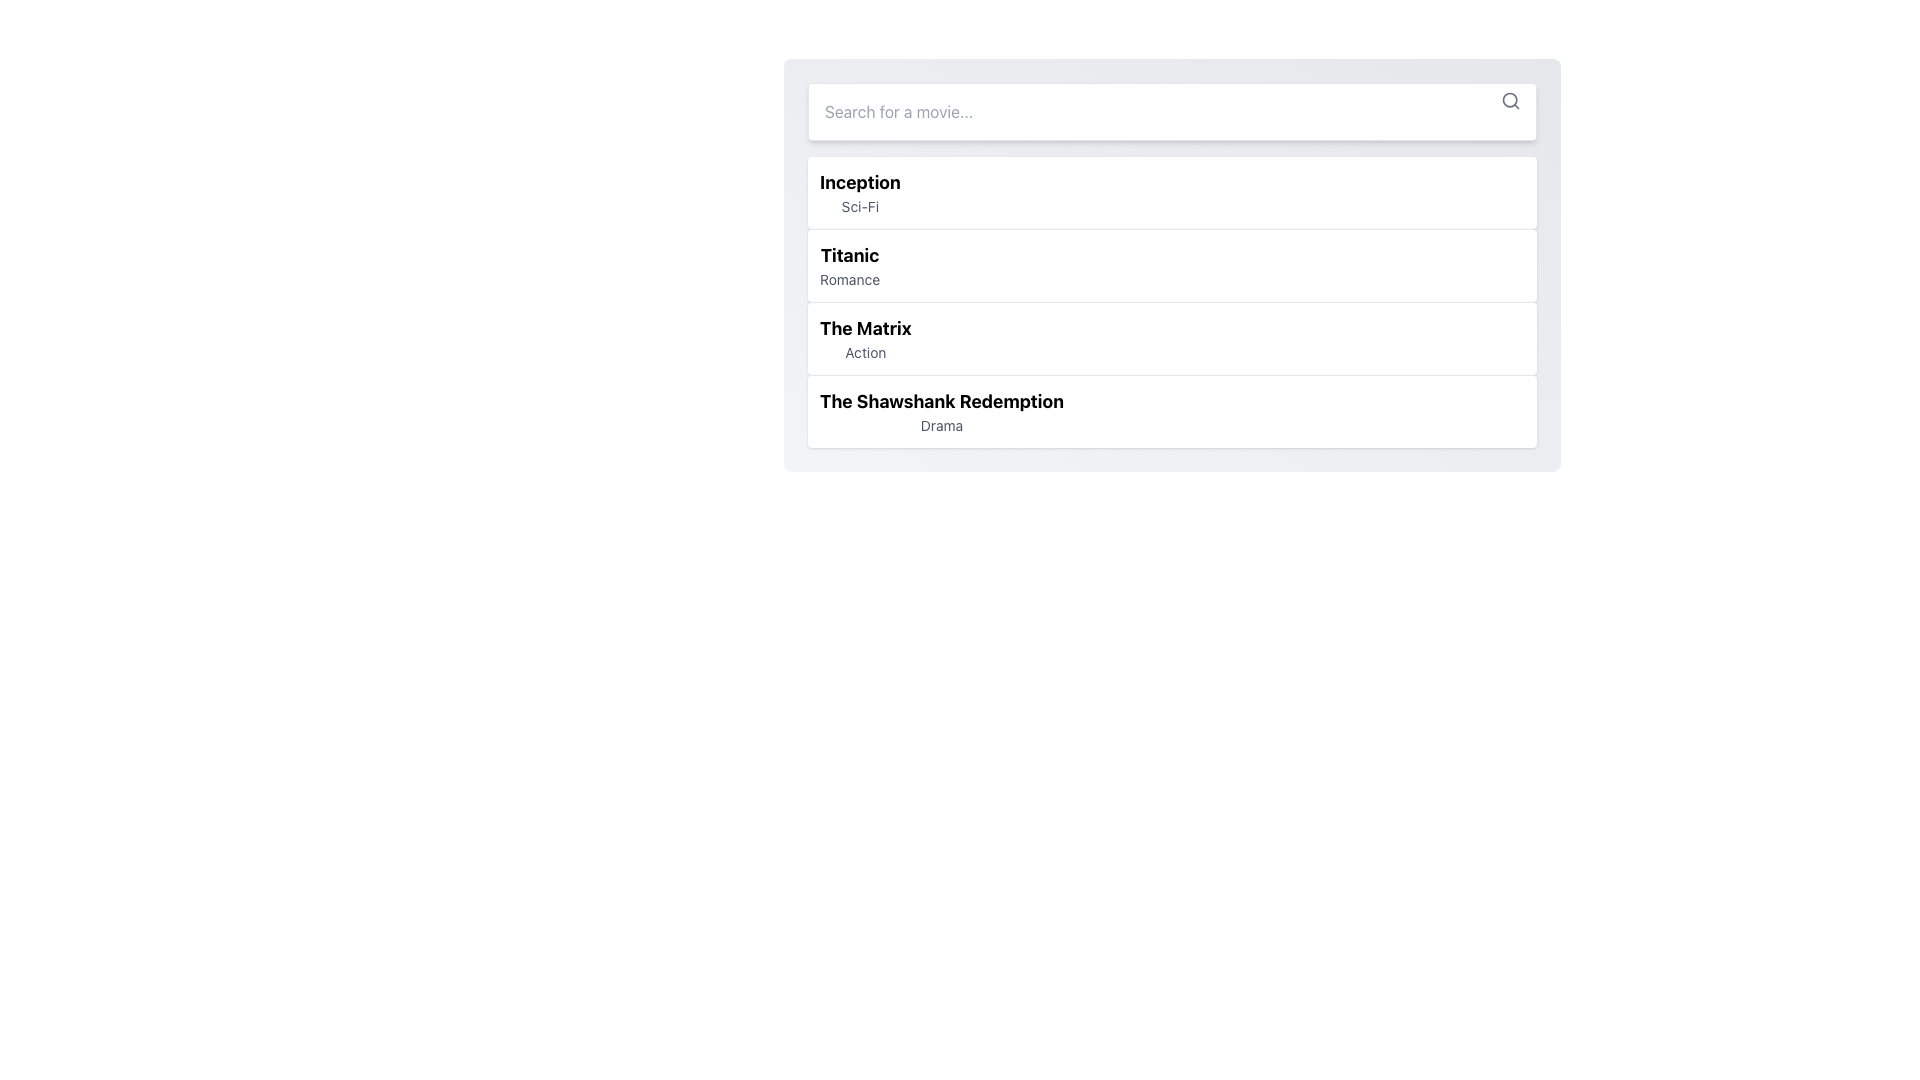 This screenshot has width=1920, height=1080. What do you see at coordinates (1172, 410) in the screenshot?
I see `the fourth list item representing the movie 'The Shawshank Redemption'` at bounding box center [1172, 410].